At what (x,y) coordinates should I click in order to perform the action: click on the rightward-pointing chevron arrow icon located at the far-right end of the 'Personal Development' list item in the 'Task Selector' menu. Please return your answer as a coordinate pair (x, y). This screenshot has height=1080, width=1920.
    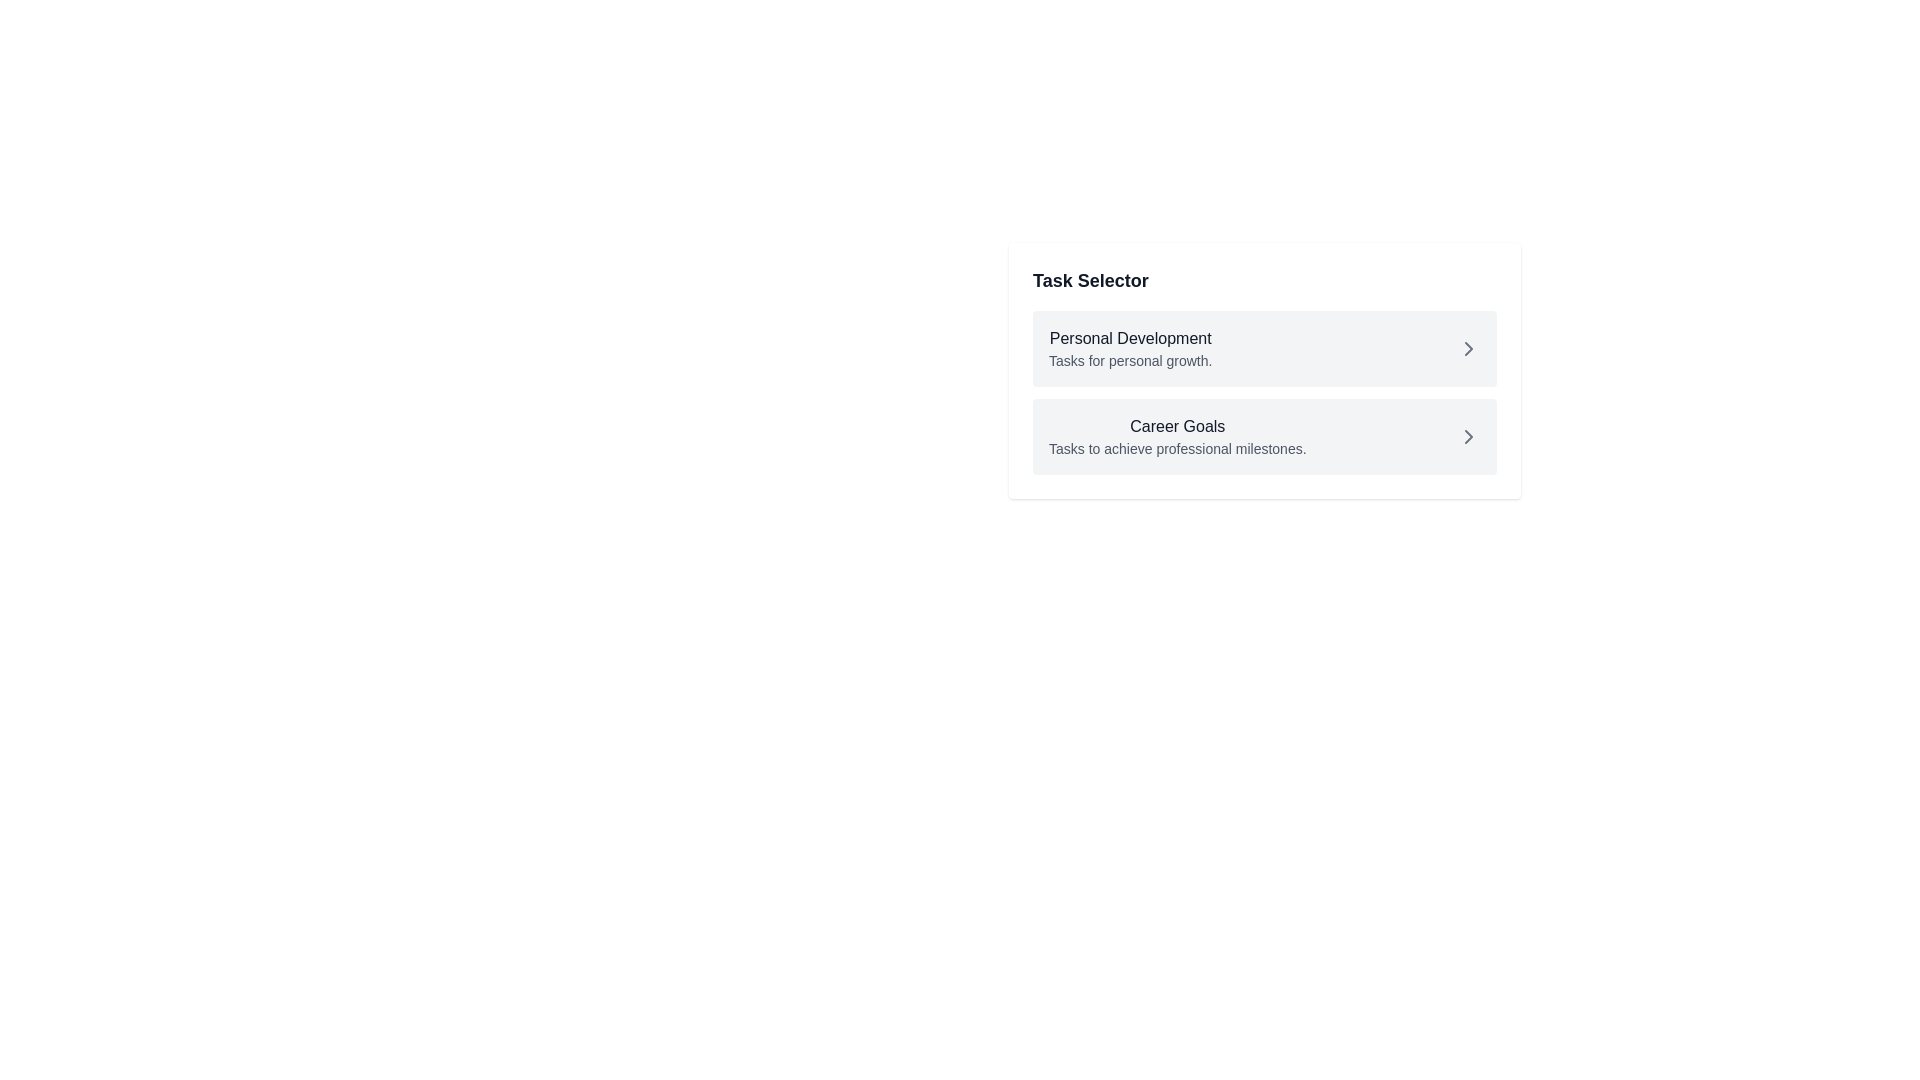
    Looking at the image, I should click on (1468, 347).